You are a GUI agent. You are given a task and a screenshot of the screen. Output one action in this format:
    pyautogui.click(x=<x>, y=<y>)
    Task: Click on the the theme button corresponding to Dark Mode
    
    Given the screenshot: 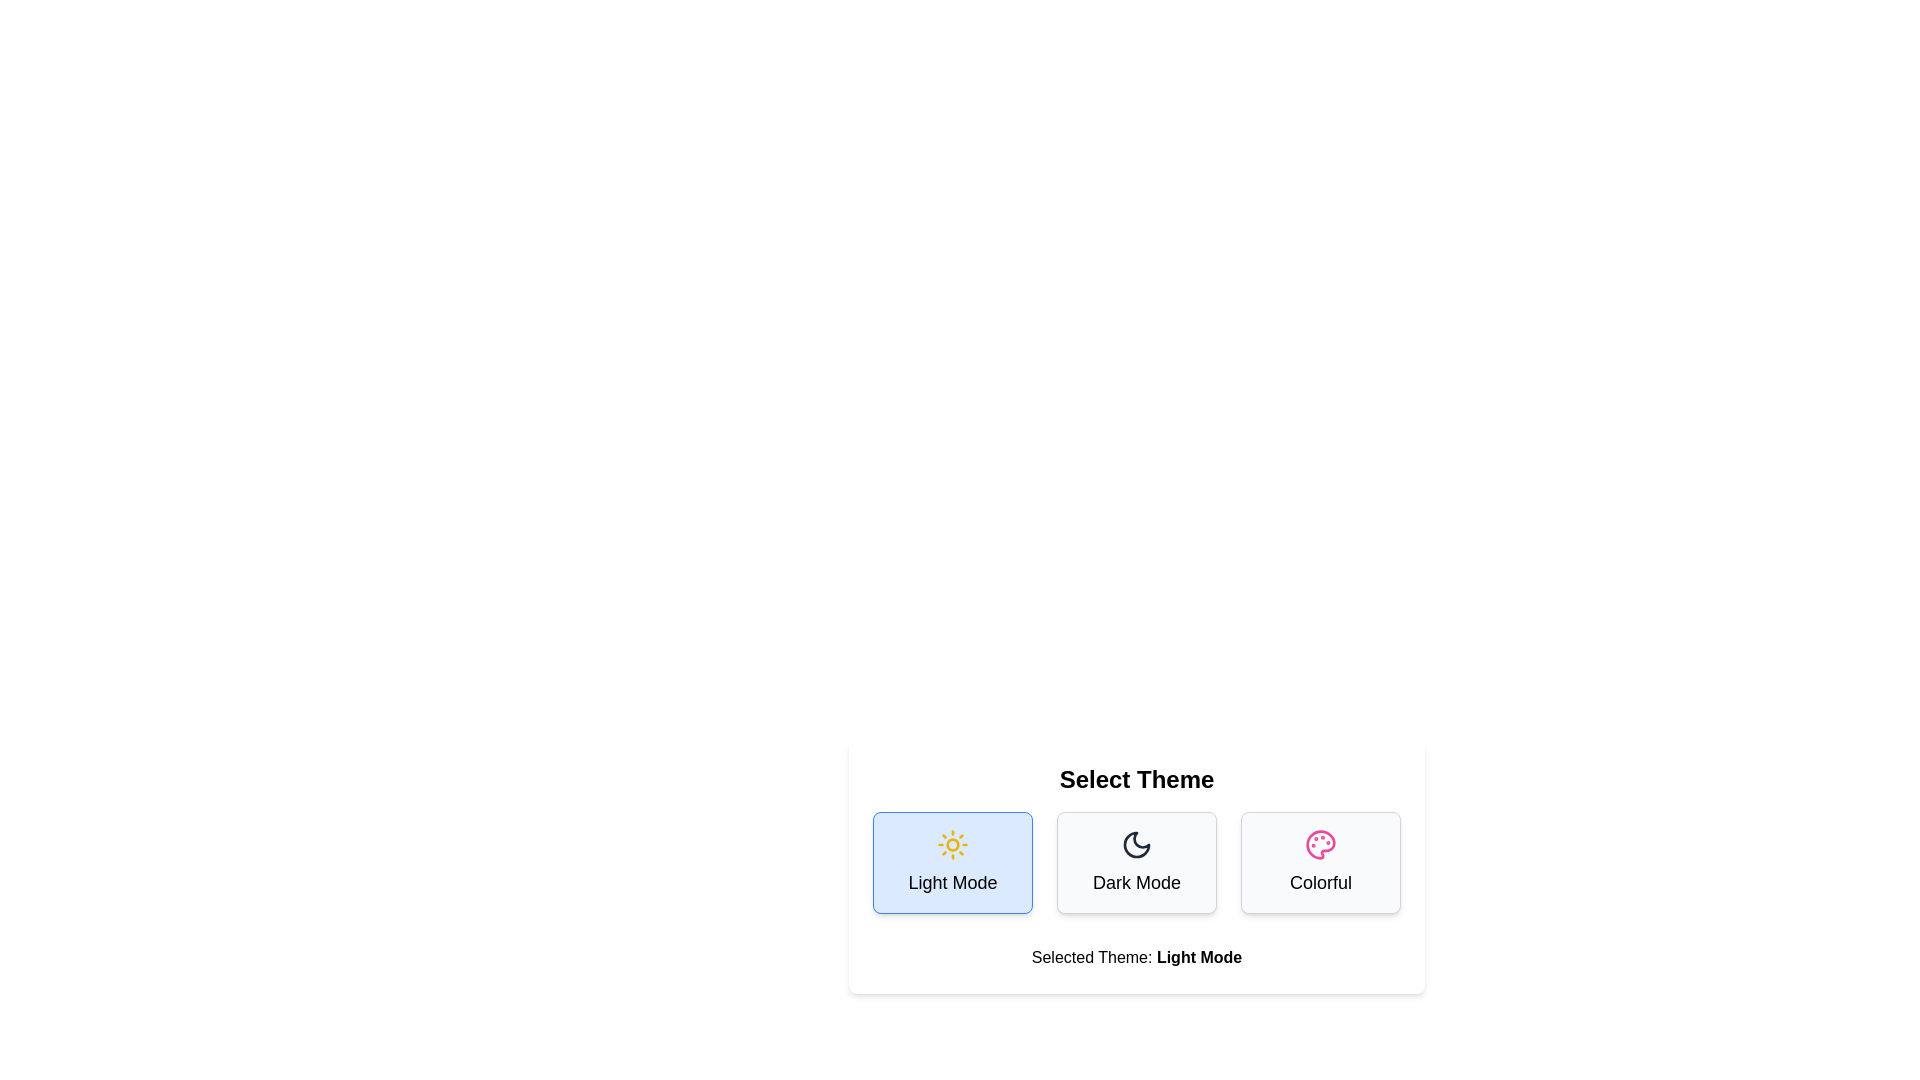 What is the action you would take?
    pyautogui.click(x=1137, y=862)
    